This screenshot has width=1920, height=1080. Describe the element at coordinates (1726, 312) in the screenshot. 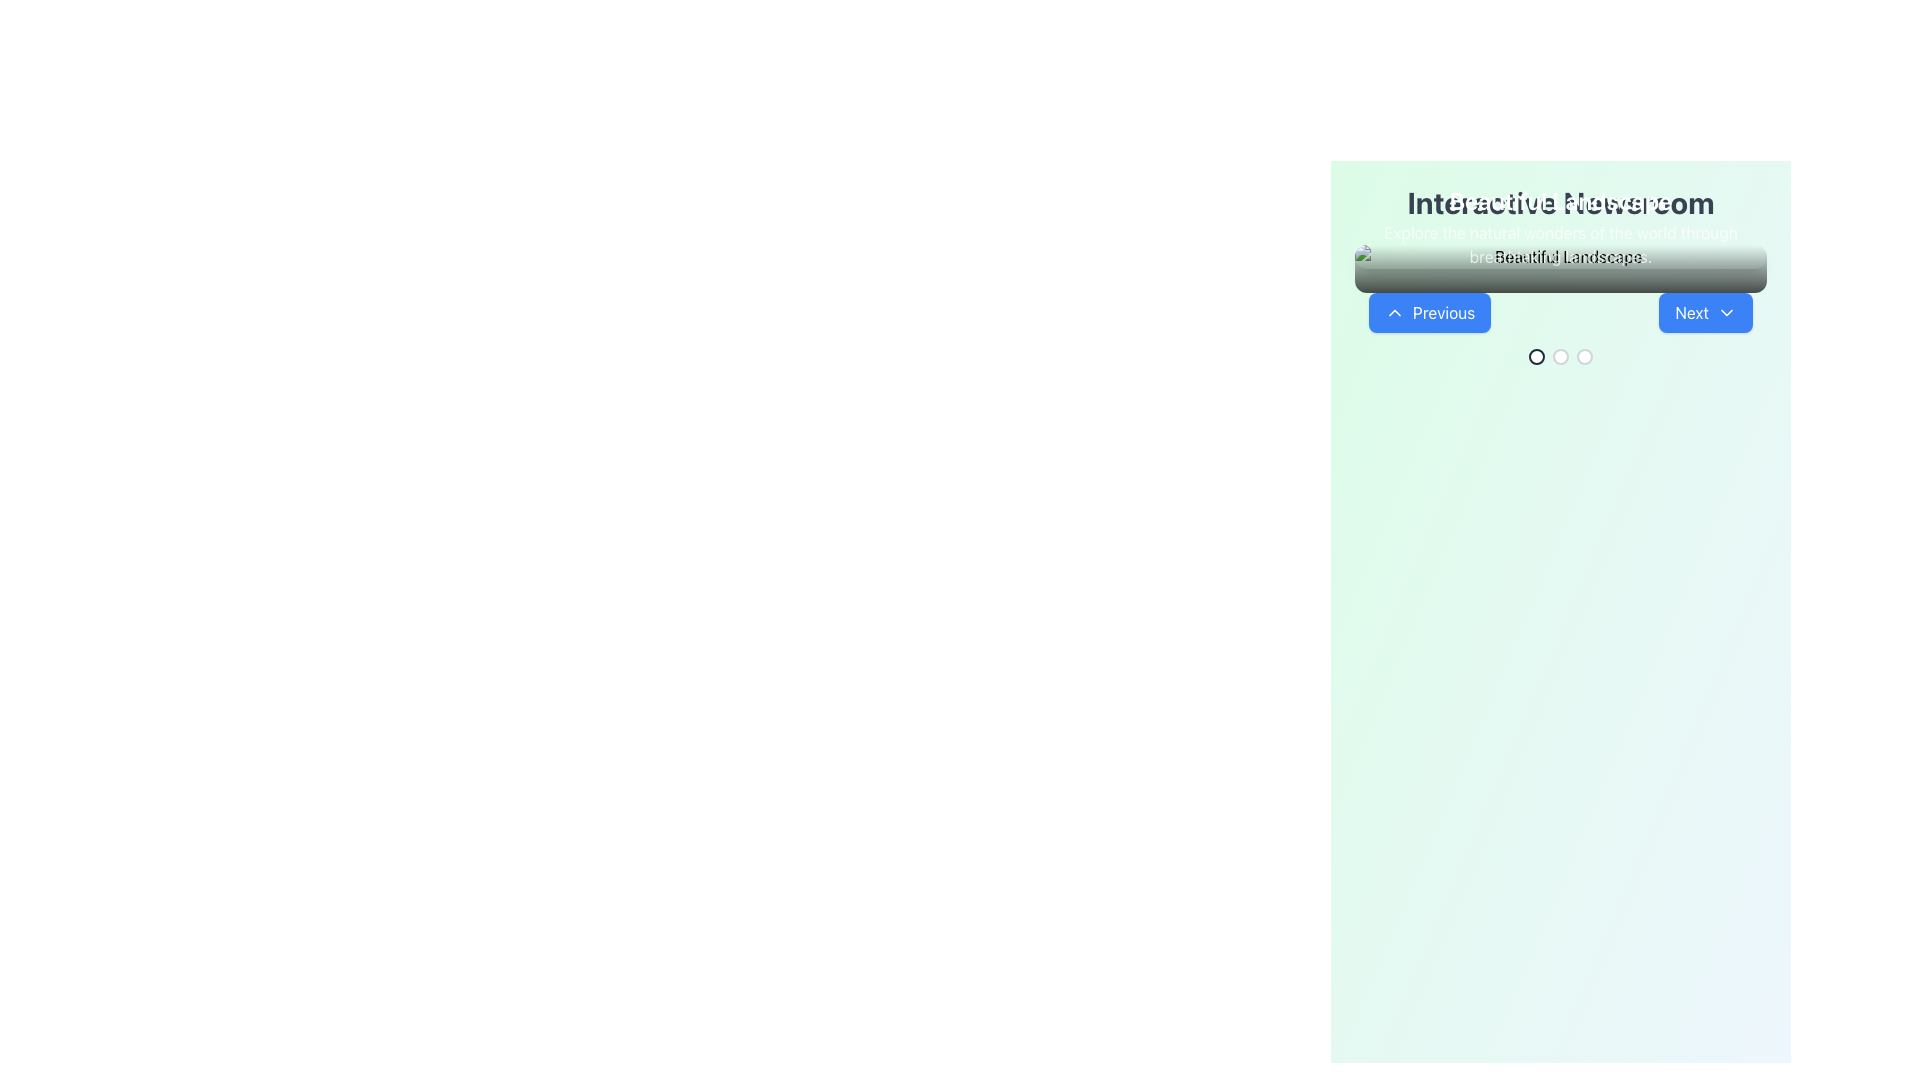

I see `the small downward-pointing chevron icon located on the right-hand side of the 'Next' button` at that location.